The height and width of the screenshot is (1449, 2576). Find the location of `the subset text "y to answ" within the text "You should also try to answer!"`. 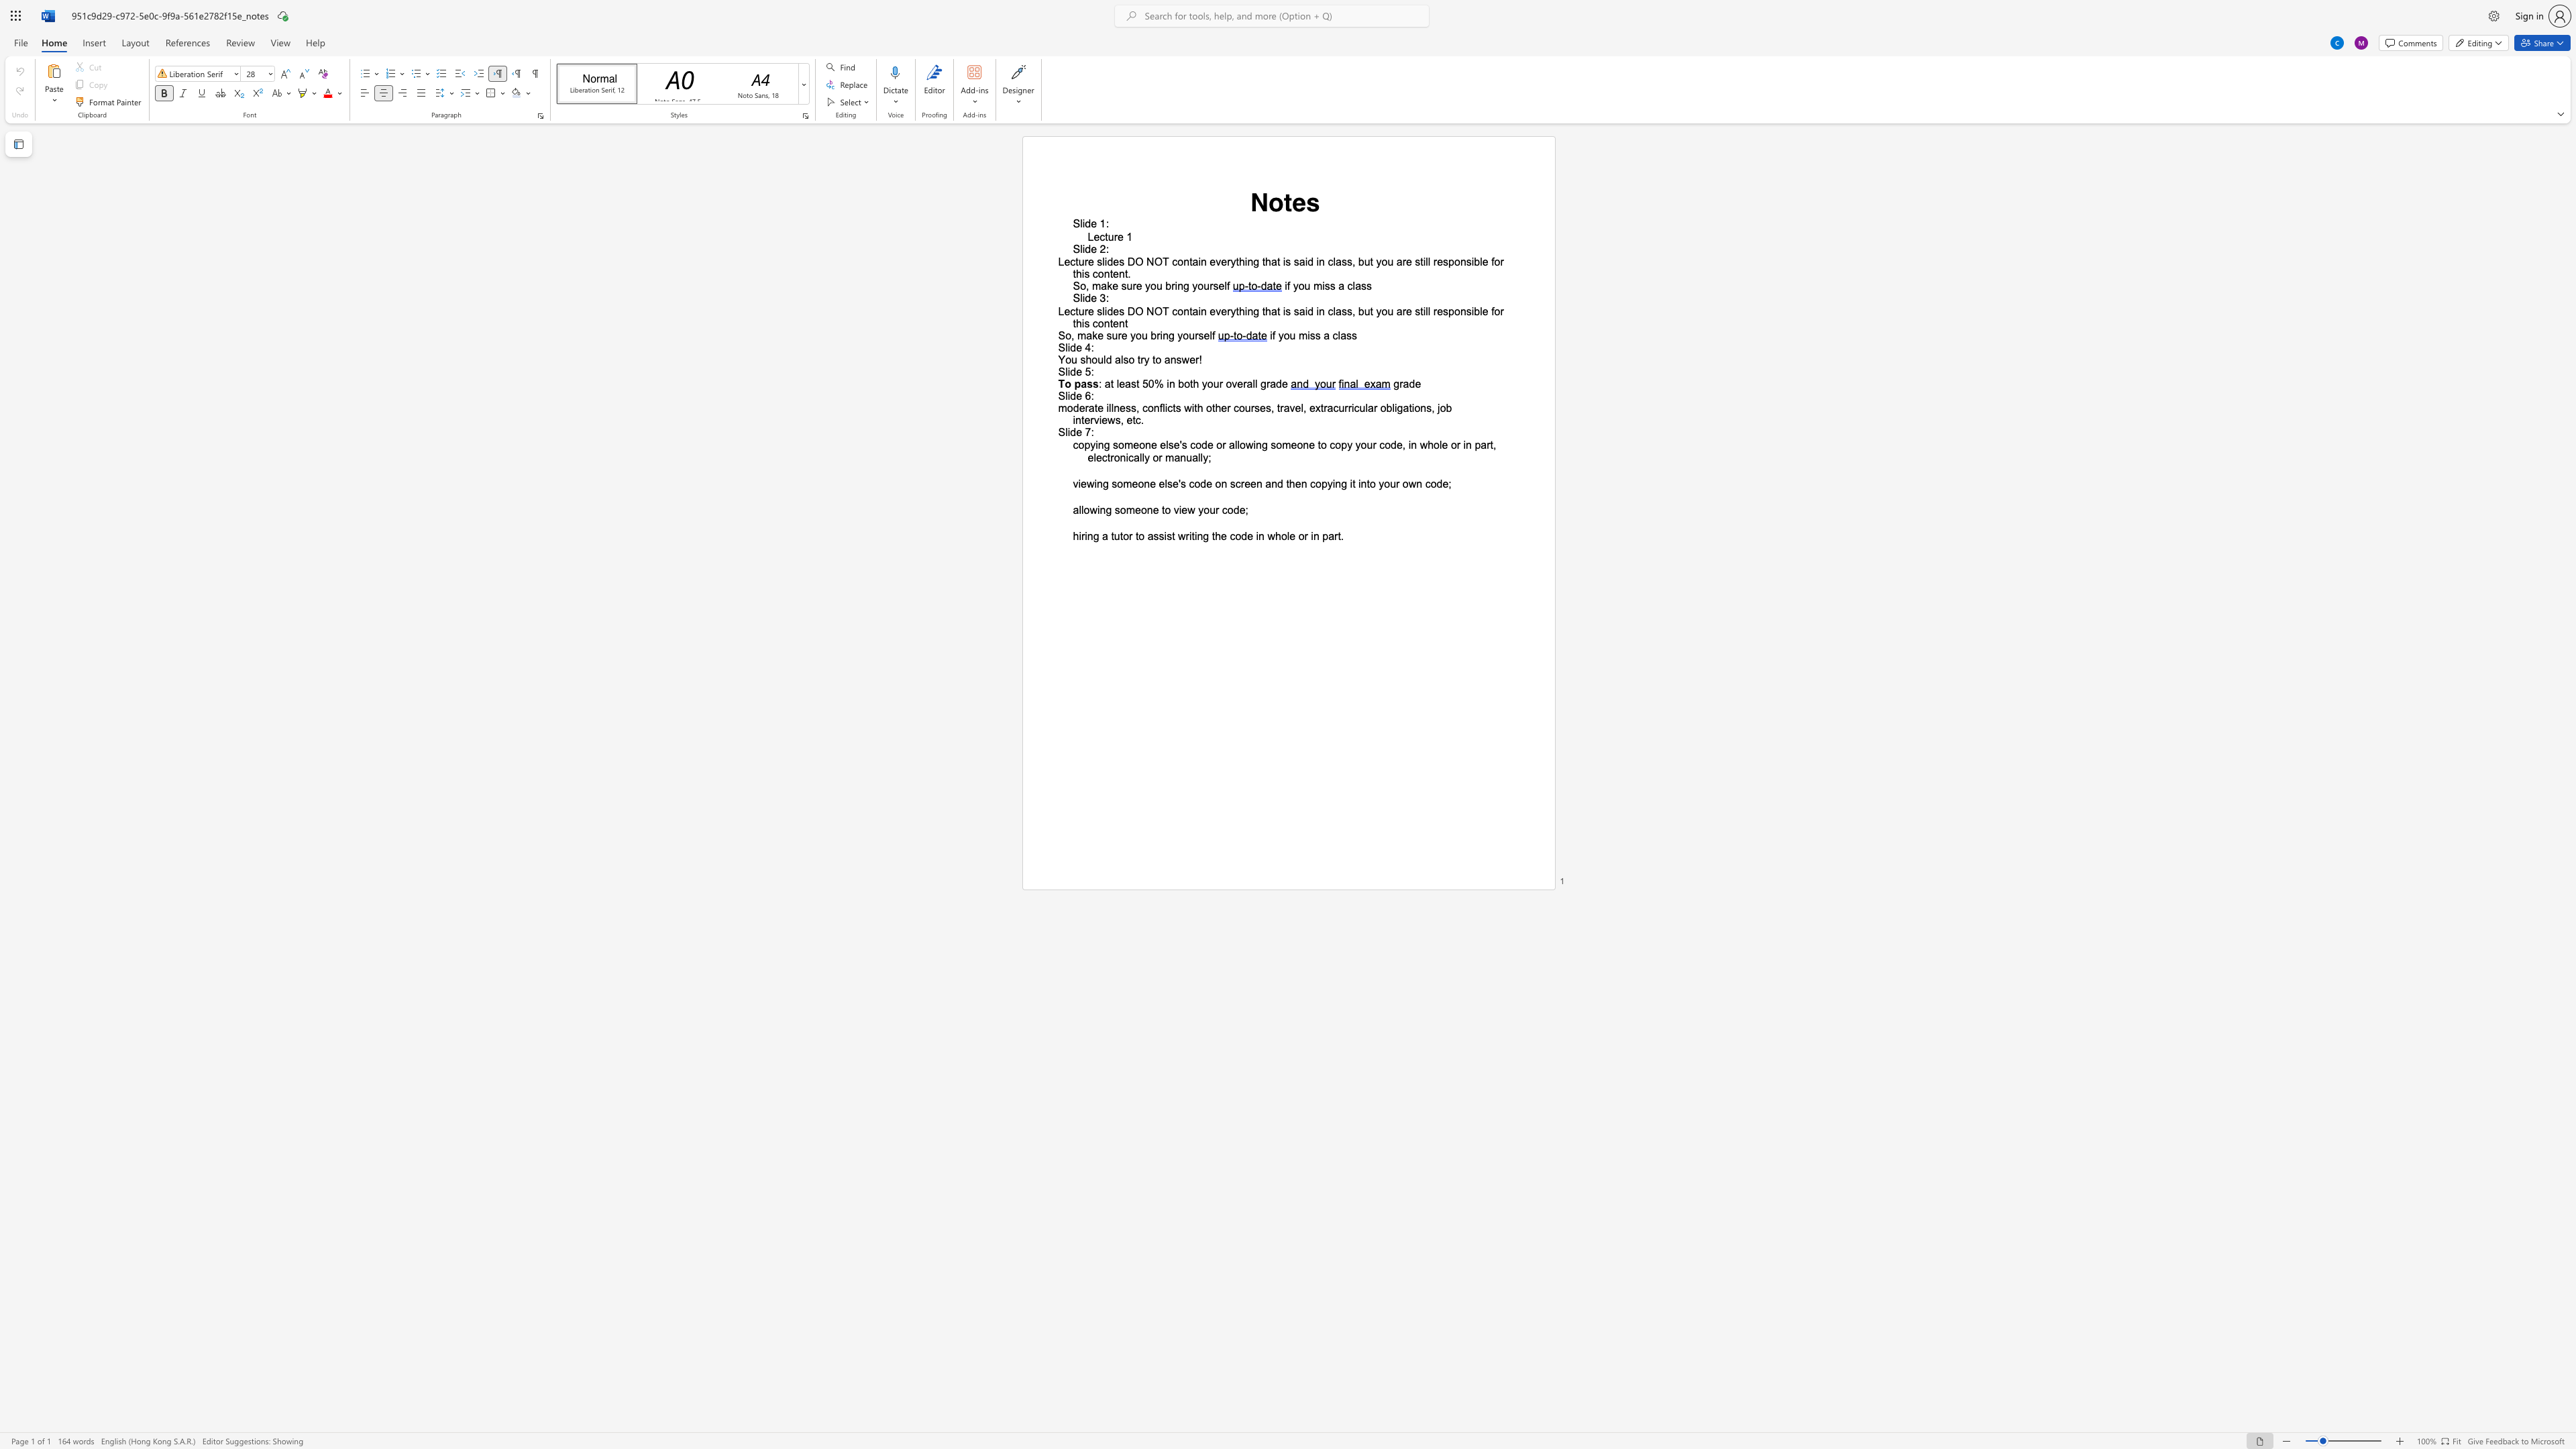

the subset text "y to answ" within the text "You should also try to answer!" is located at coordinates (1142, 360).